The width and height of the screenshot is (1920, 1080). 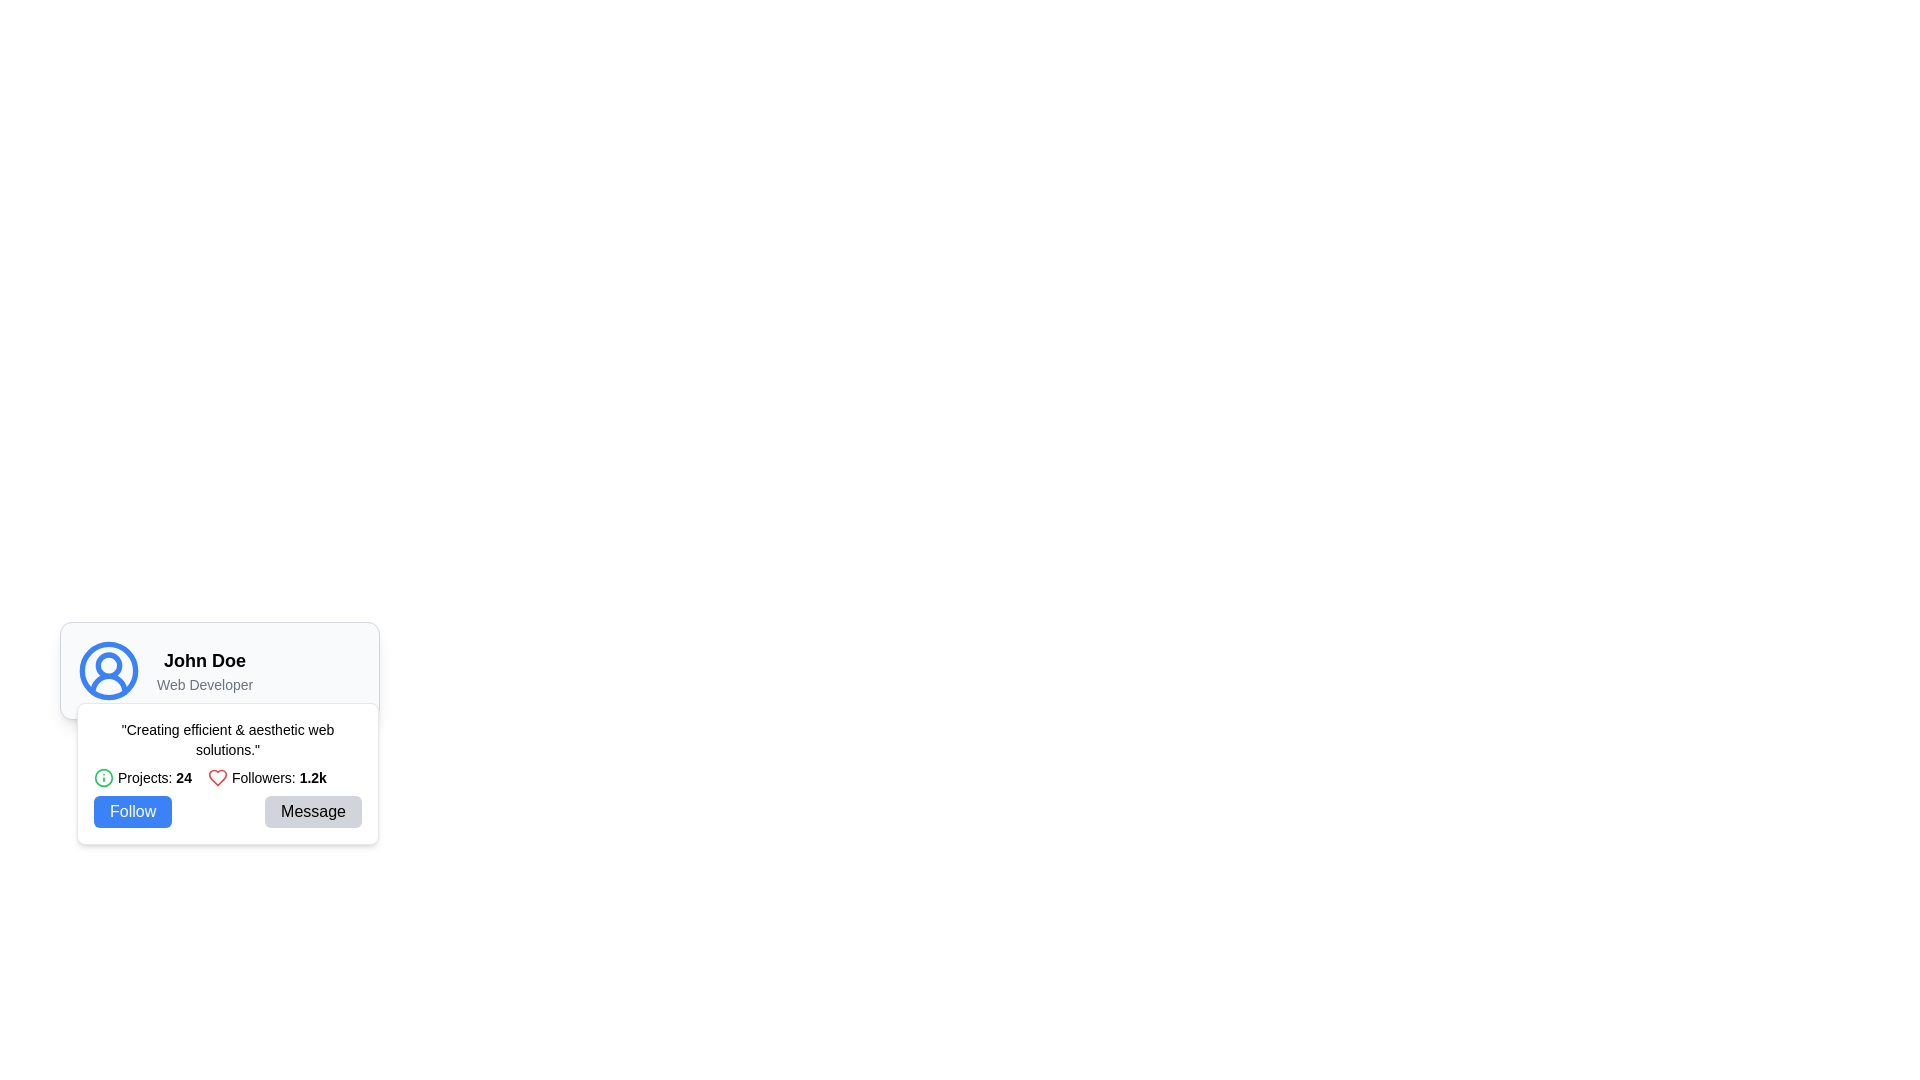 I want to click on the label with an information icon and text 'Projects: 24' located in the lower portion of the user's profile card, so click(x=142, y=777).